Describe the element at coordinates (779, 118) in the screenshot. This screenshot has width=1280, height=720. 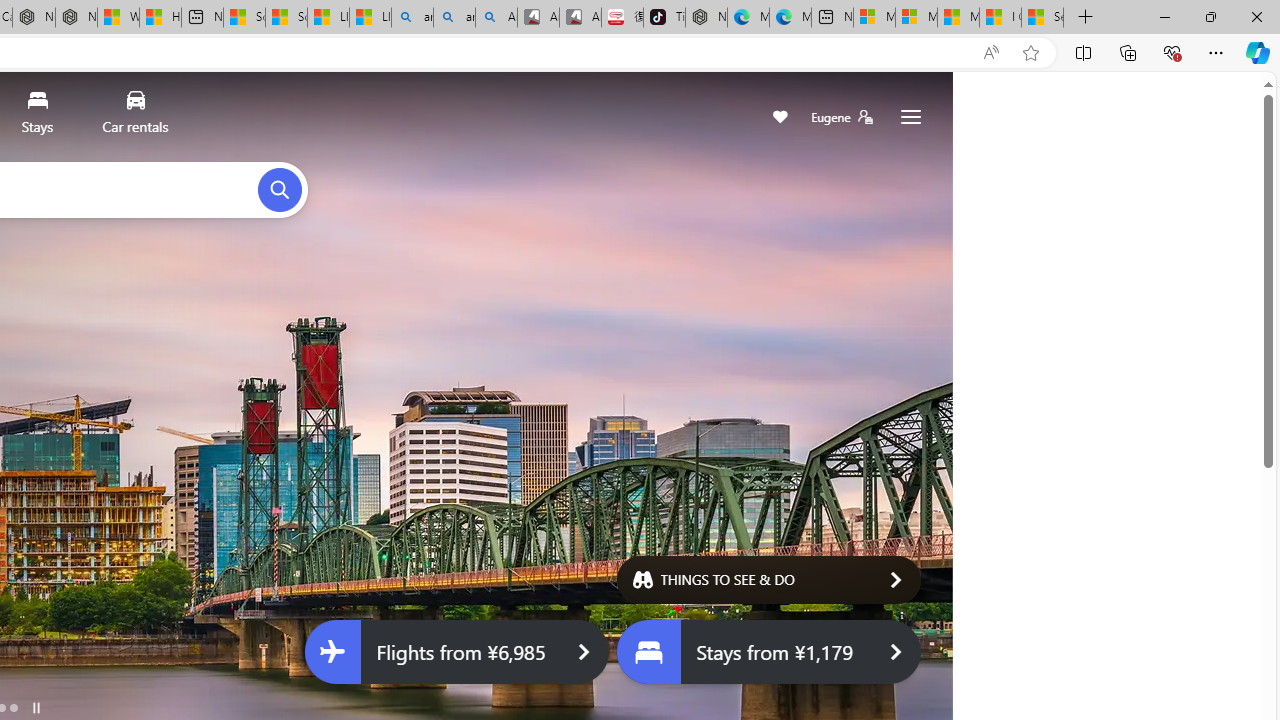
I see `'Save'` at that location.